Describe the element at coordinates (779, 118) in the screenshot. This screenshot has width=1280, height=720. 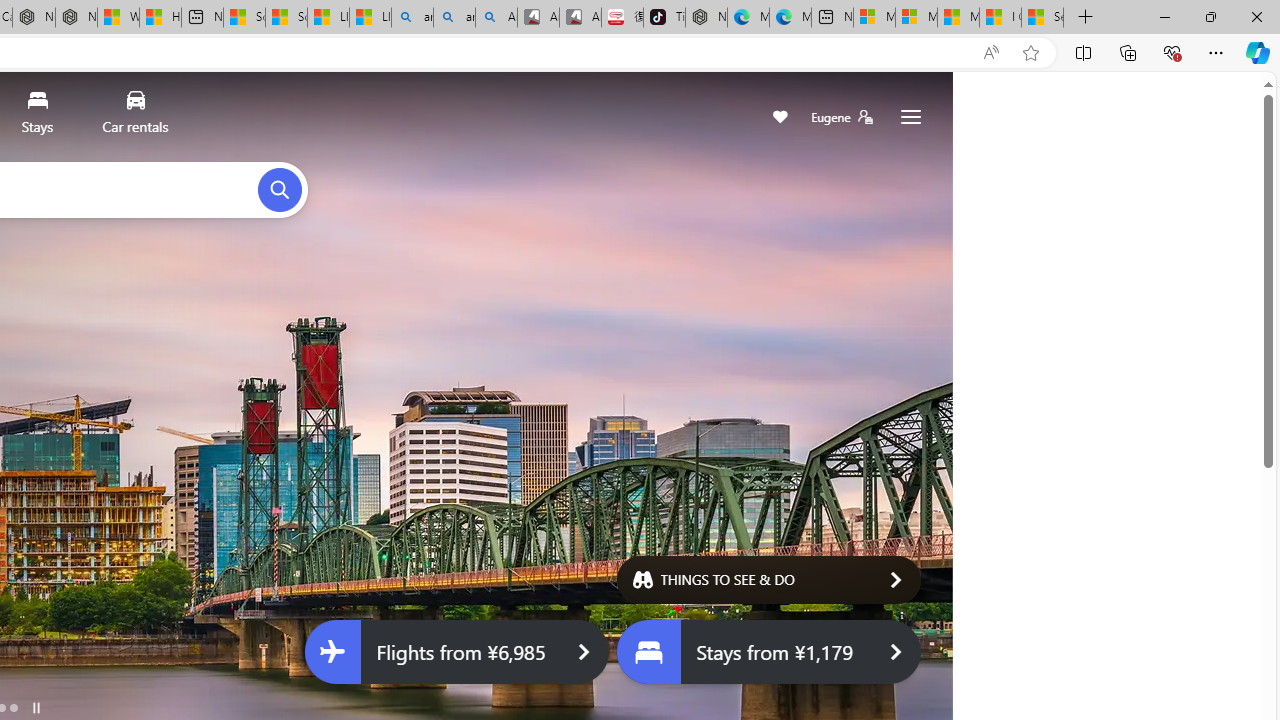
I see `'Save'` at that location.